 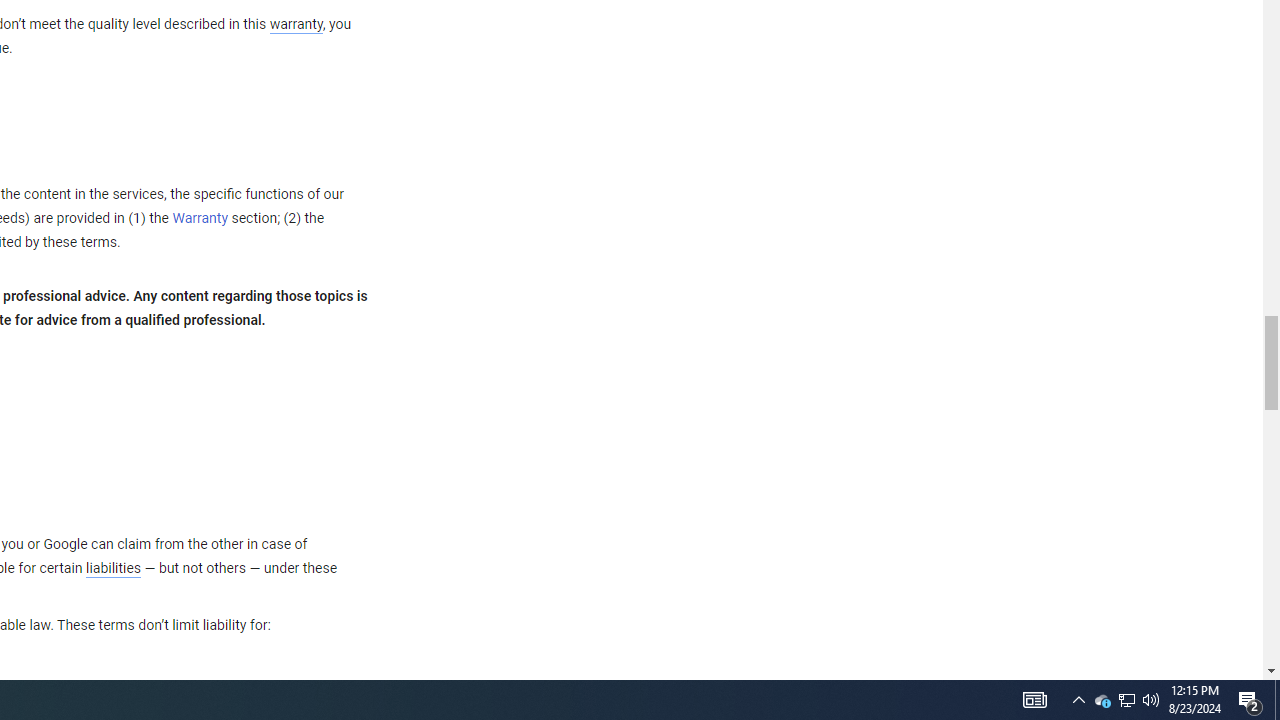 What do you see at coordinates (294, 25) in the screenshot?
I see `'warranty'` at bounding box center [294, 25].